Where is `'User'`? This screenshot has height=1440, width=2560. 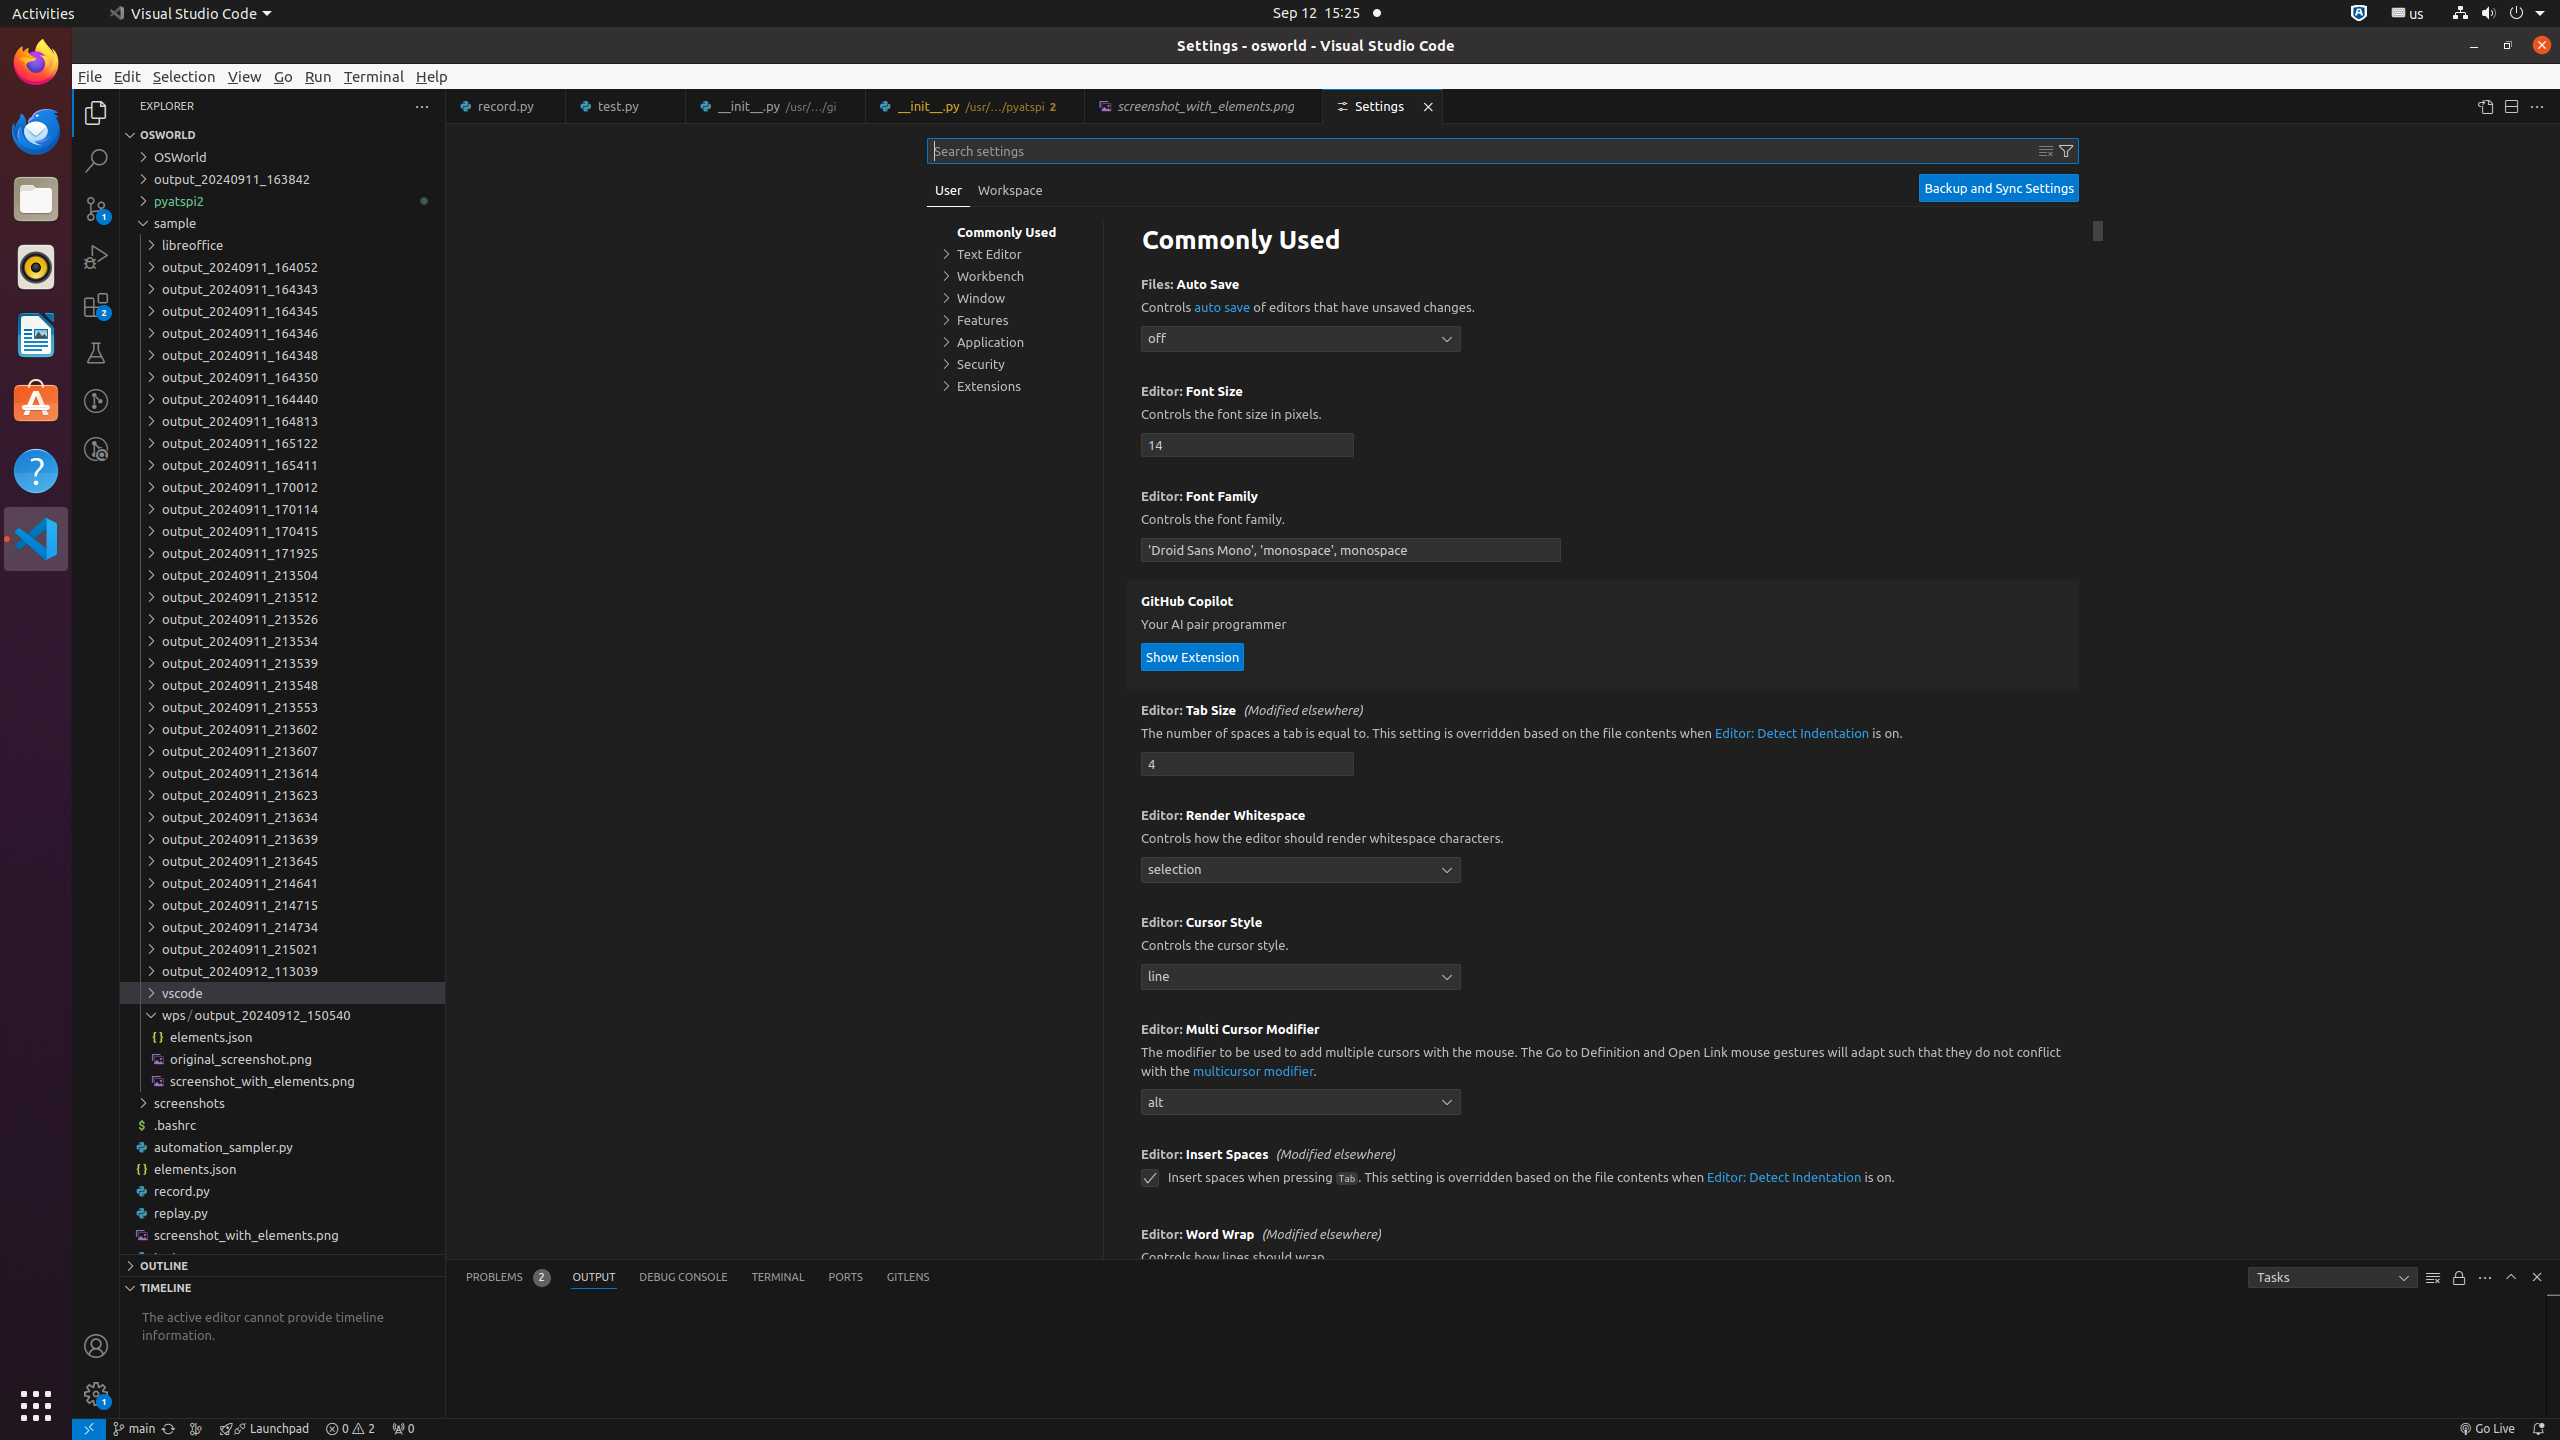 'User' is located at coordinates (947, 189).